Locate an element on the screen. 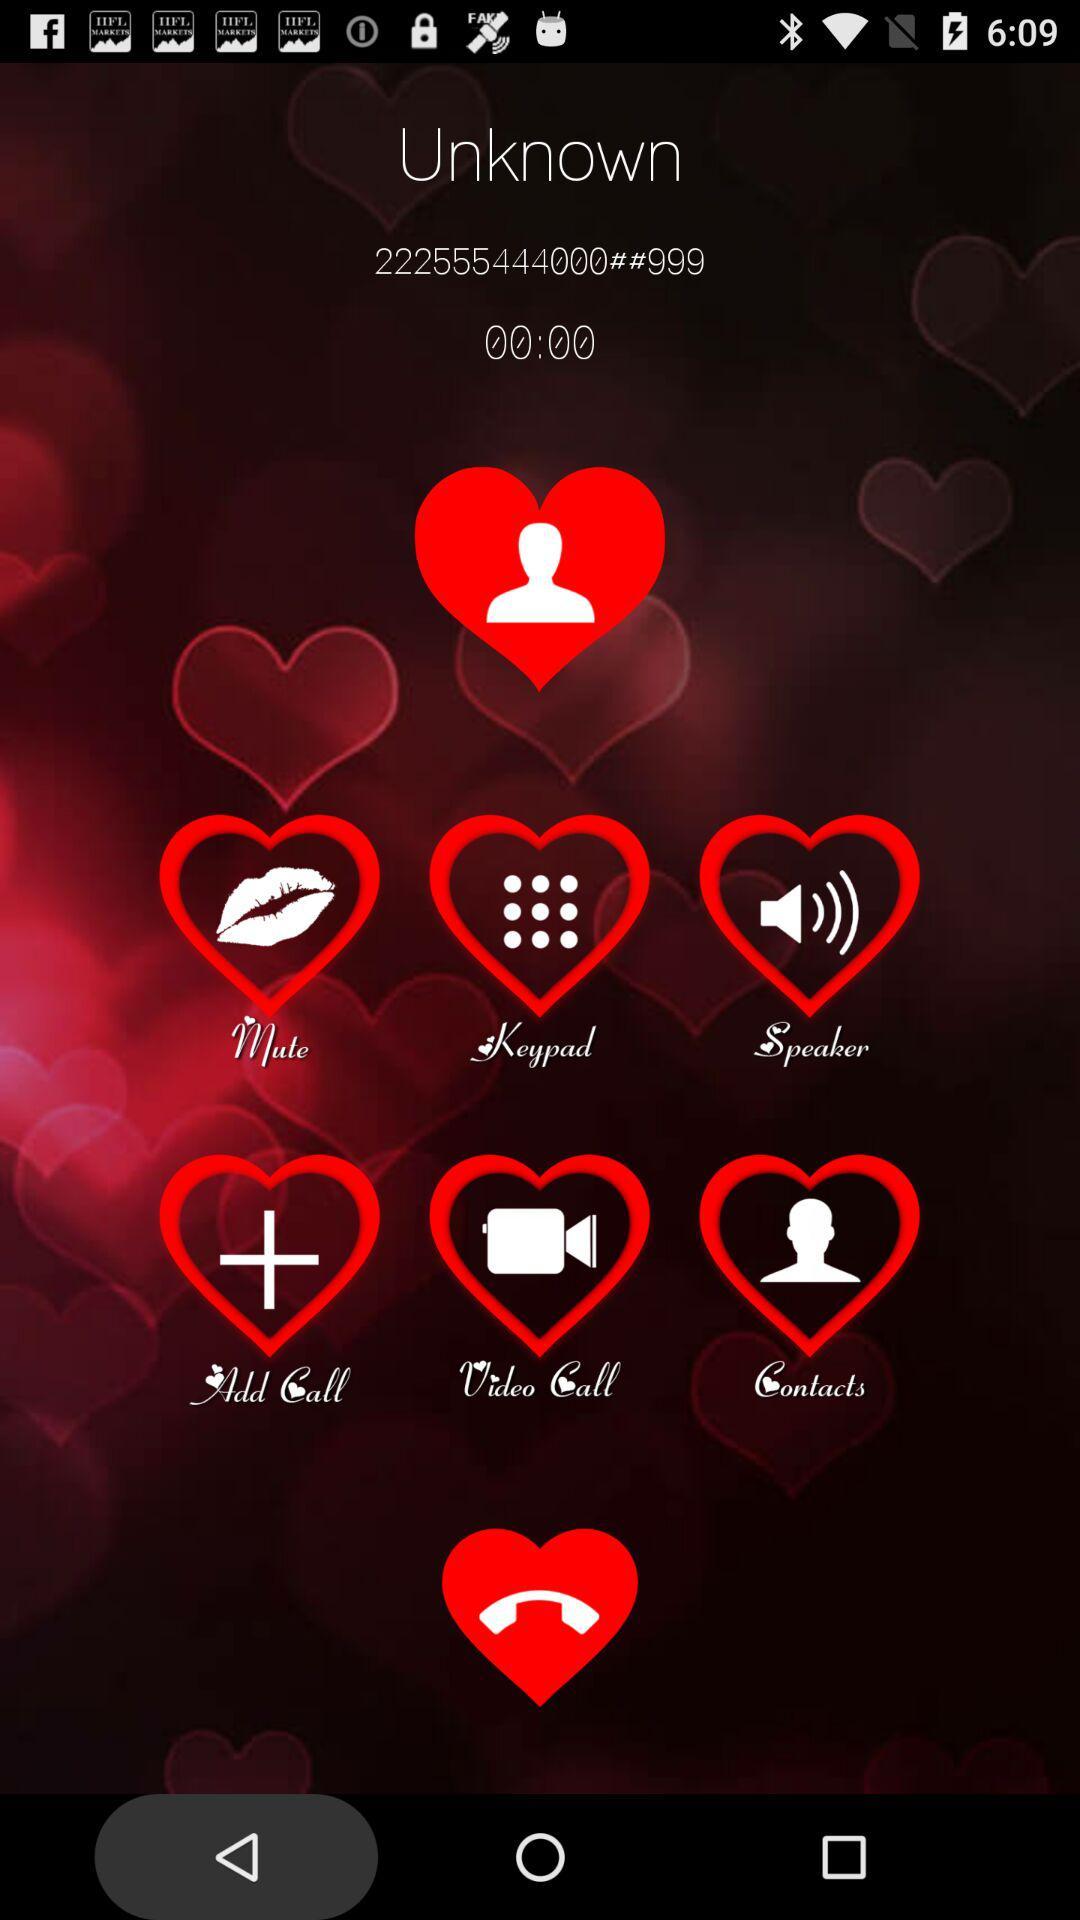  keypad select option is located at coordinates (540, 936).